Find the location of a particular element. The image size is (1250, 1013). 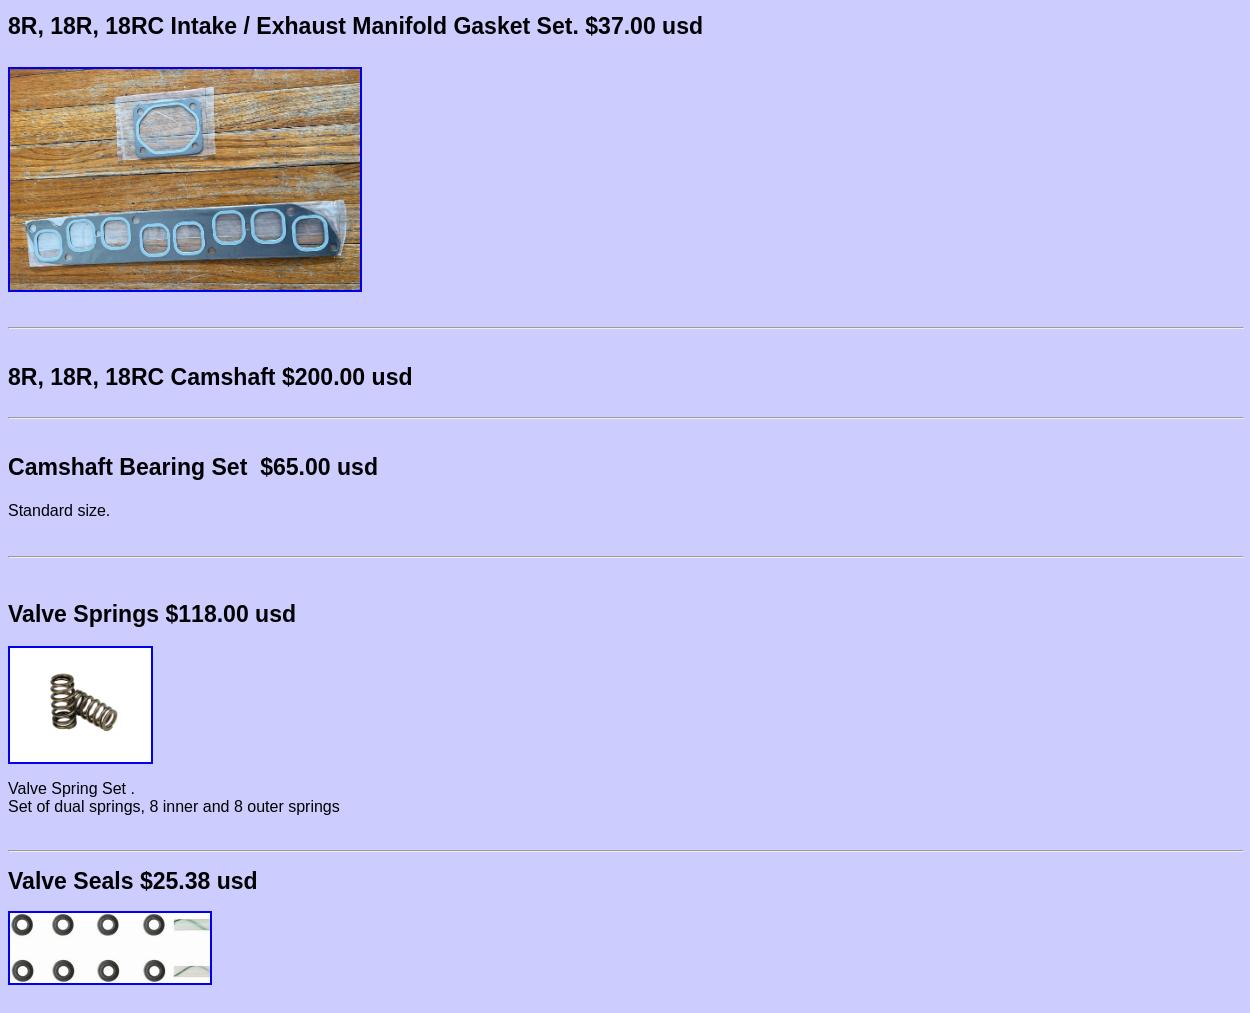

'Valve Seals $25.38 usd' is located at coordinates (132, 880).